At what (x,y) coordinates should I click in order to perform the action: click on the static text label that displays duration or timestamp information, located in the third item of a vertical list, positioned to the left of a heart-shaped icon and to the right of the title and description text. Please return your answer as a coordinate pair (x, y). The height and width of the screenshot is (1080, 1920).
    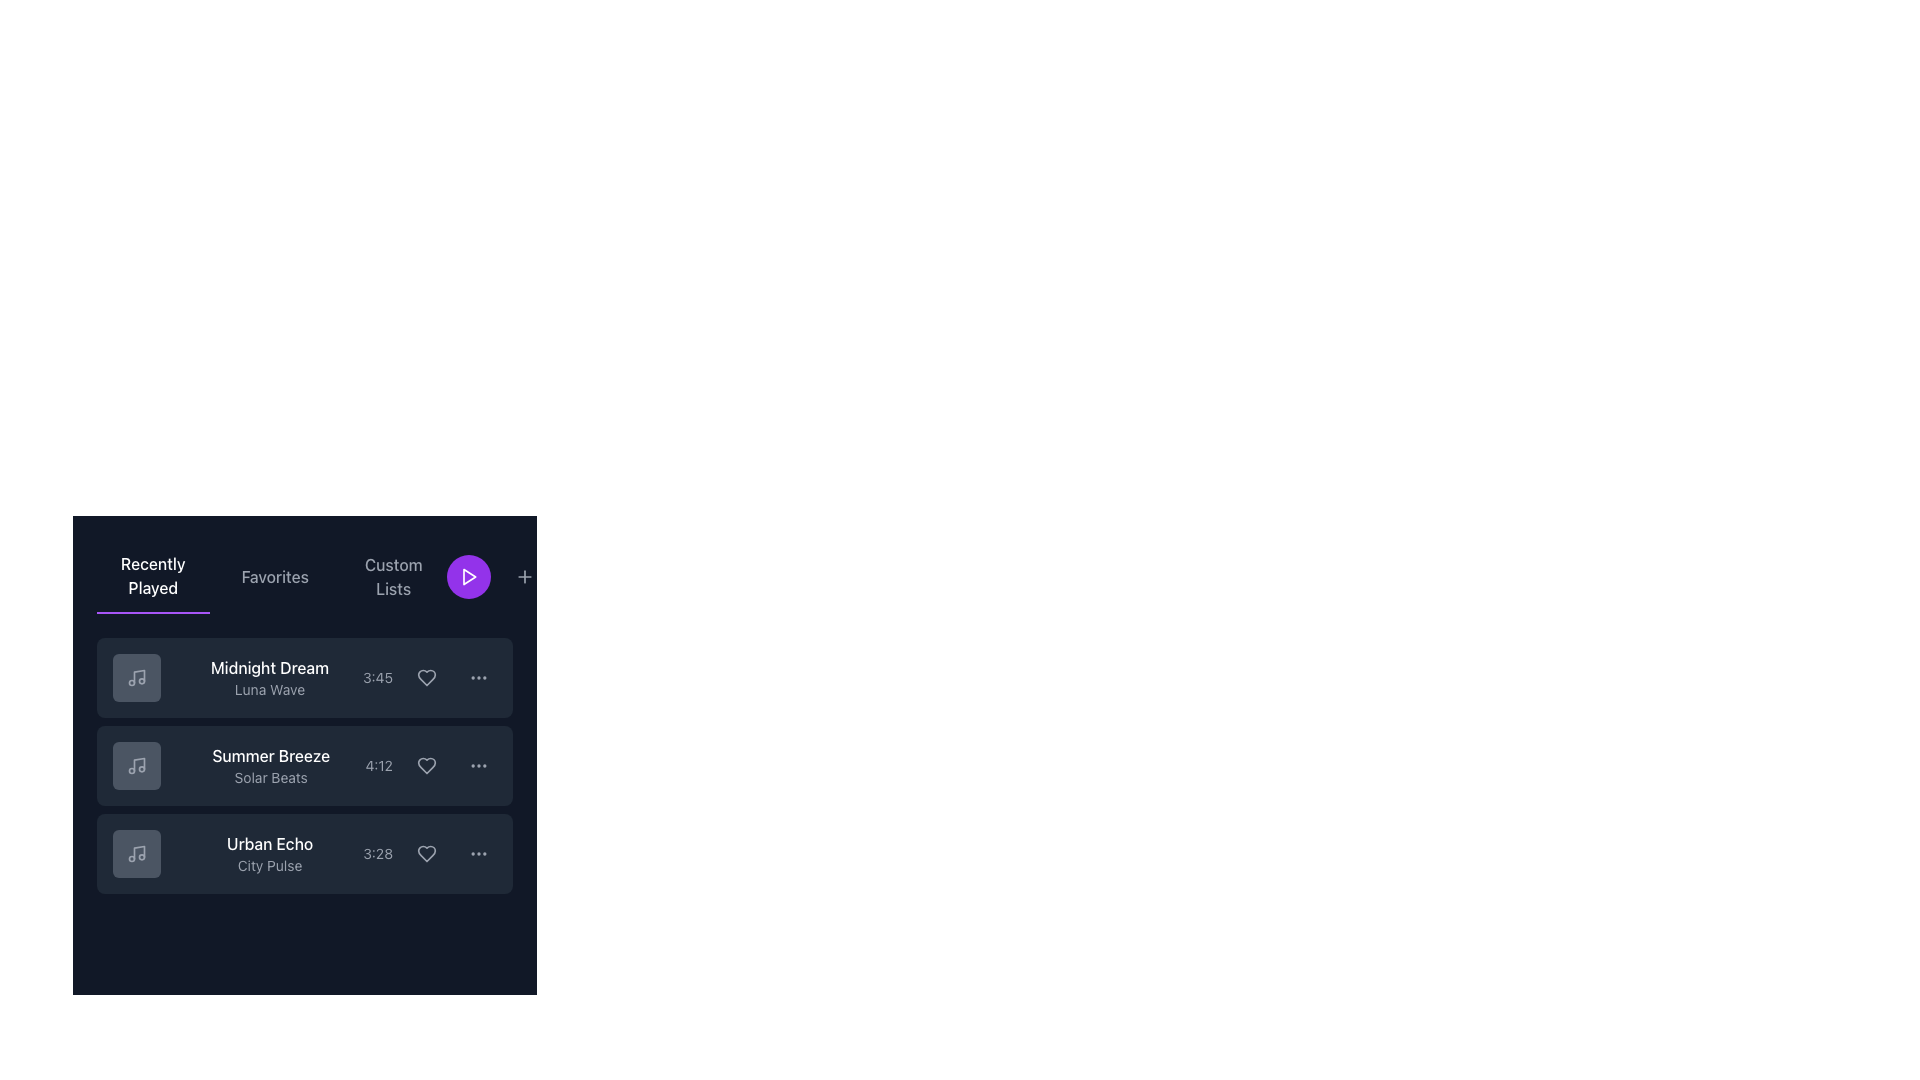
    Looking at the image, I should click on (378, 853).